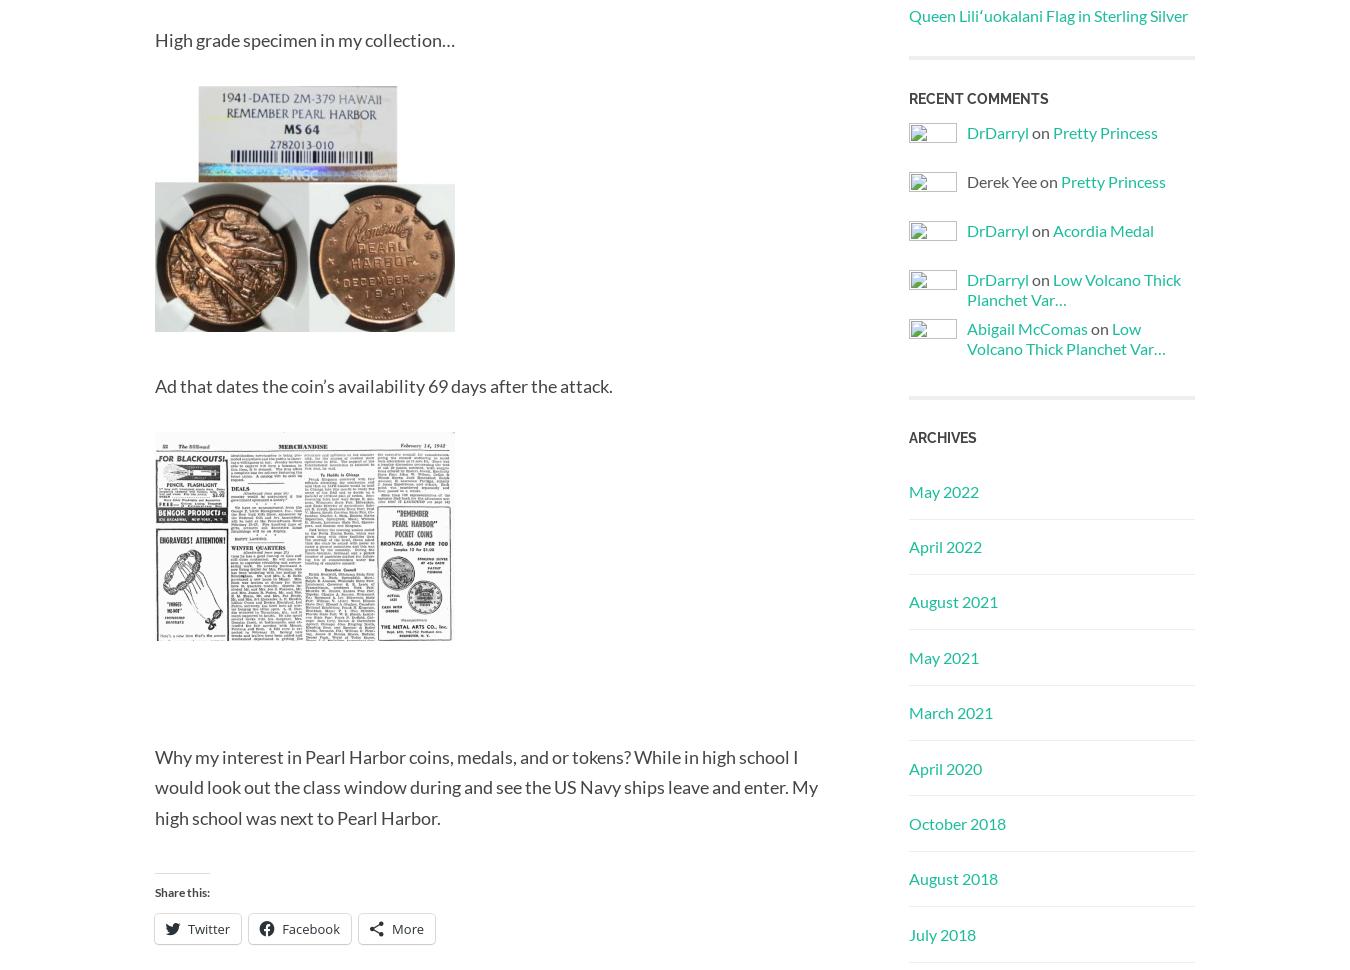 Image resolution: width=1350 pixels, height=970 pixels. Describe the element at coordinates (208, 927) in the screenshot. I see `'Twitter'` at that location.